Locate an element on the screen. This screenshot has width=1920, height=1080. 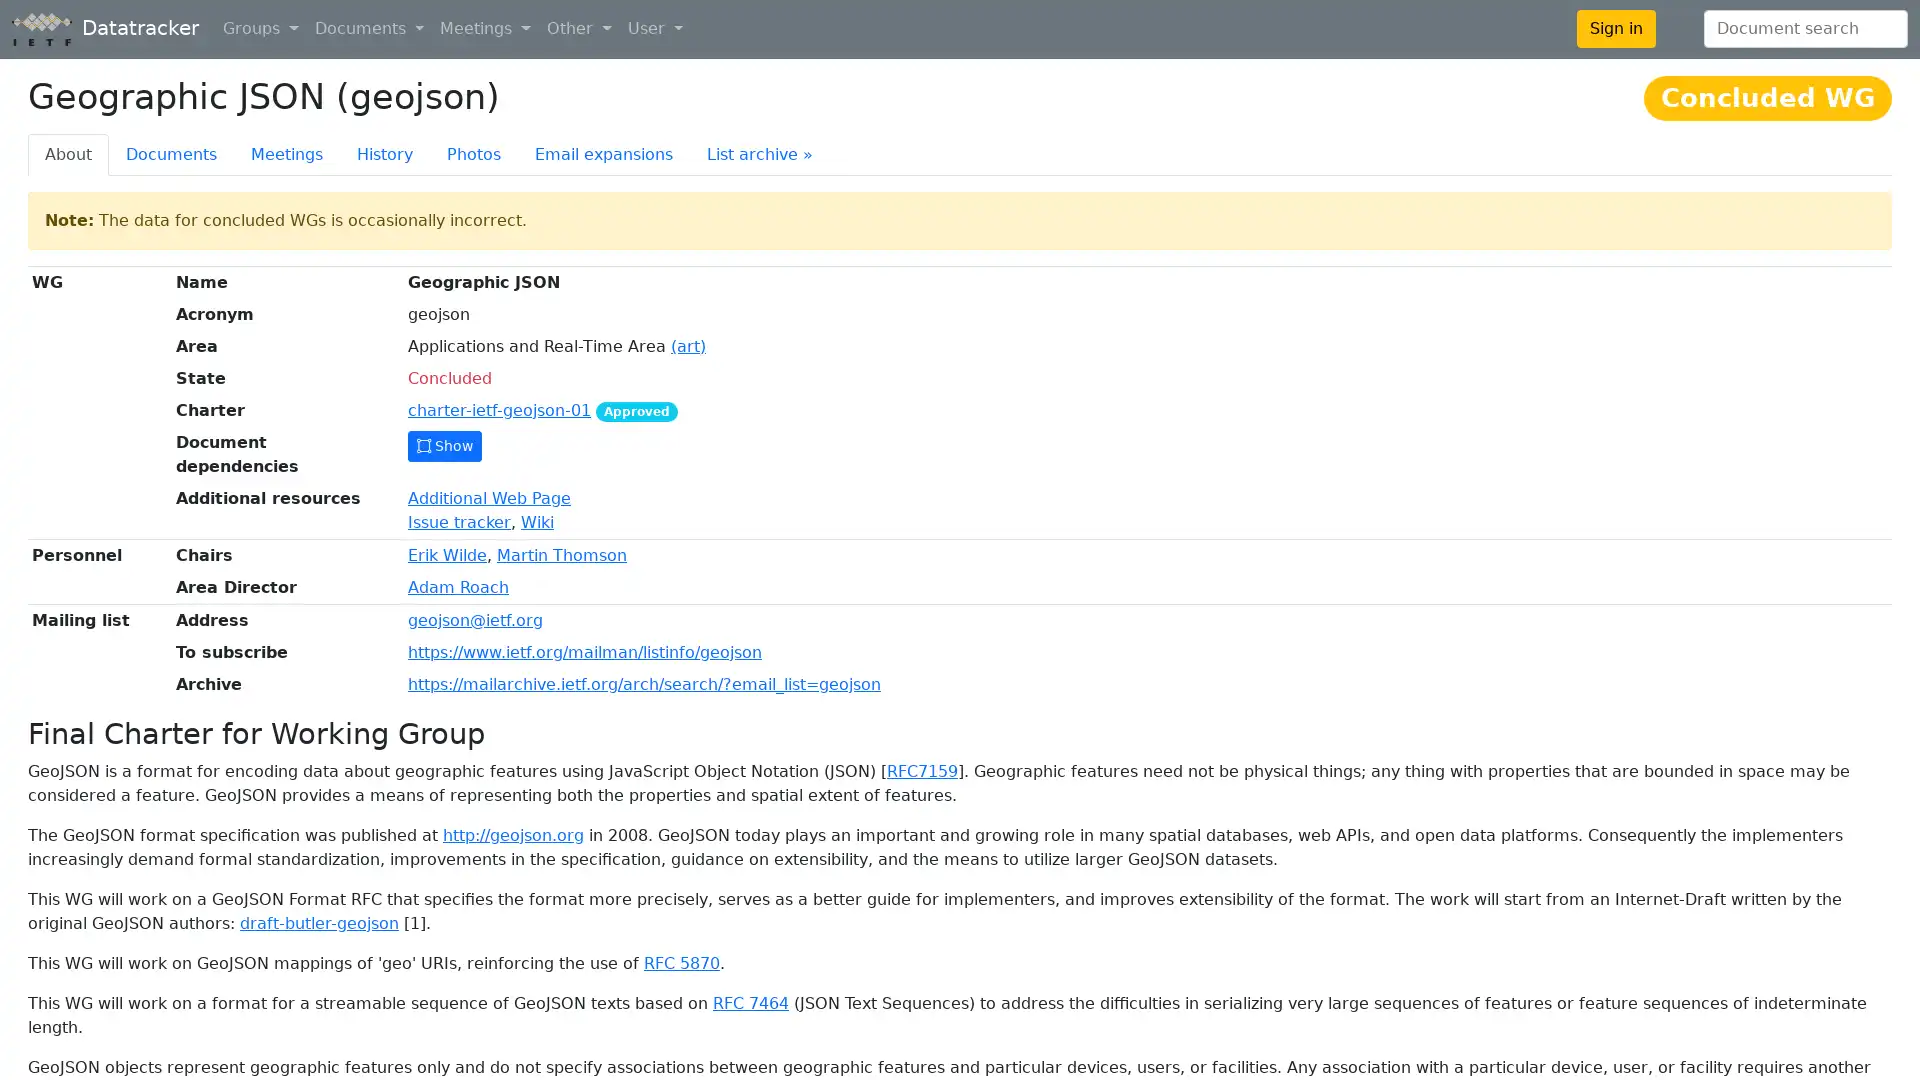
Other is located at coordinates (578, 29).